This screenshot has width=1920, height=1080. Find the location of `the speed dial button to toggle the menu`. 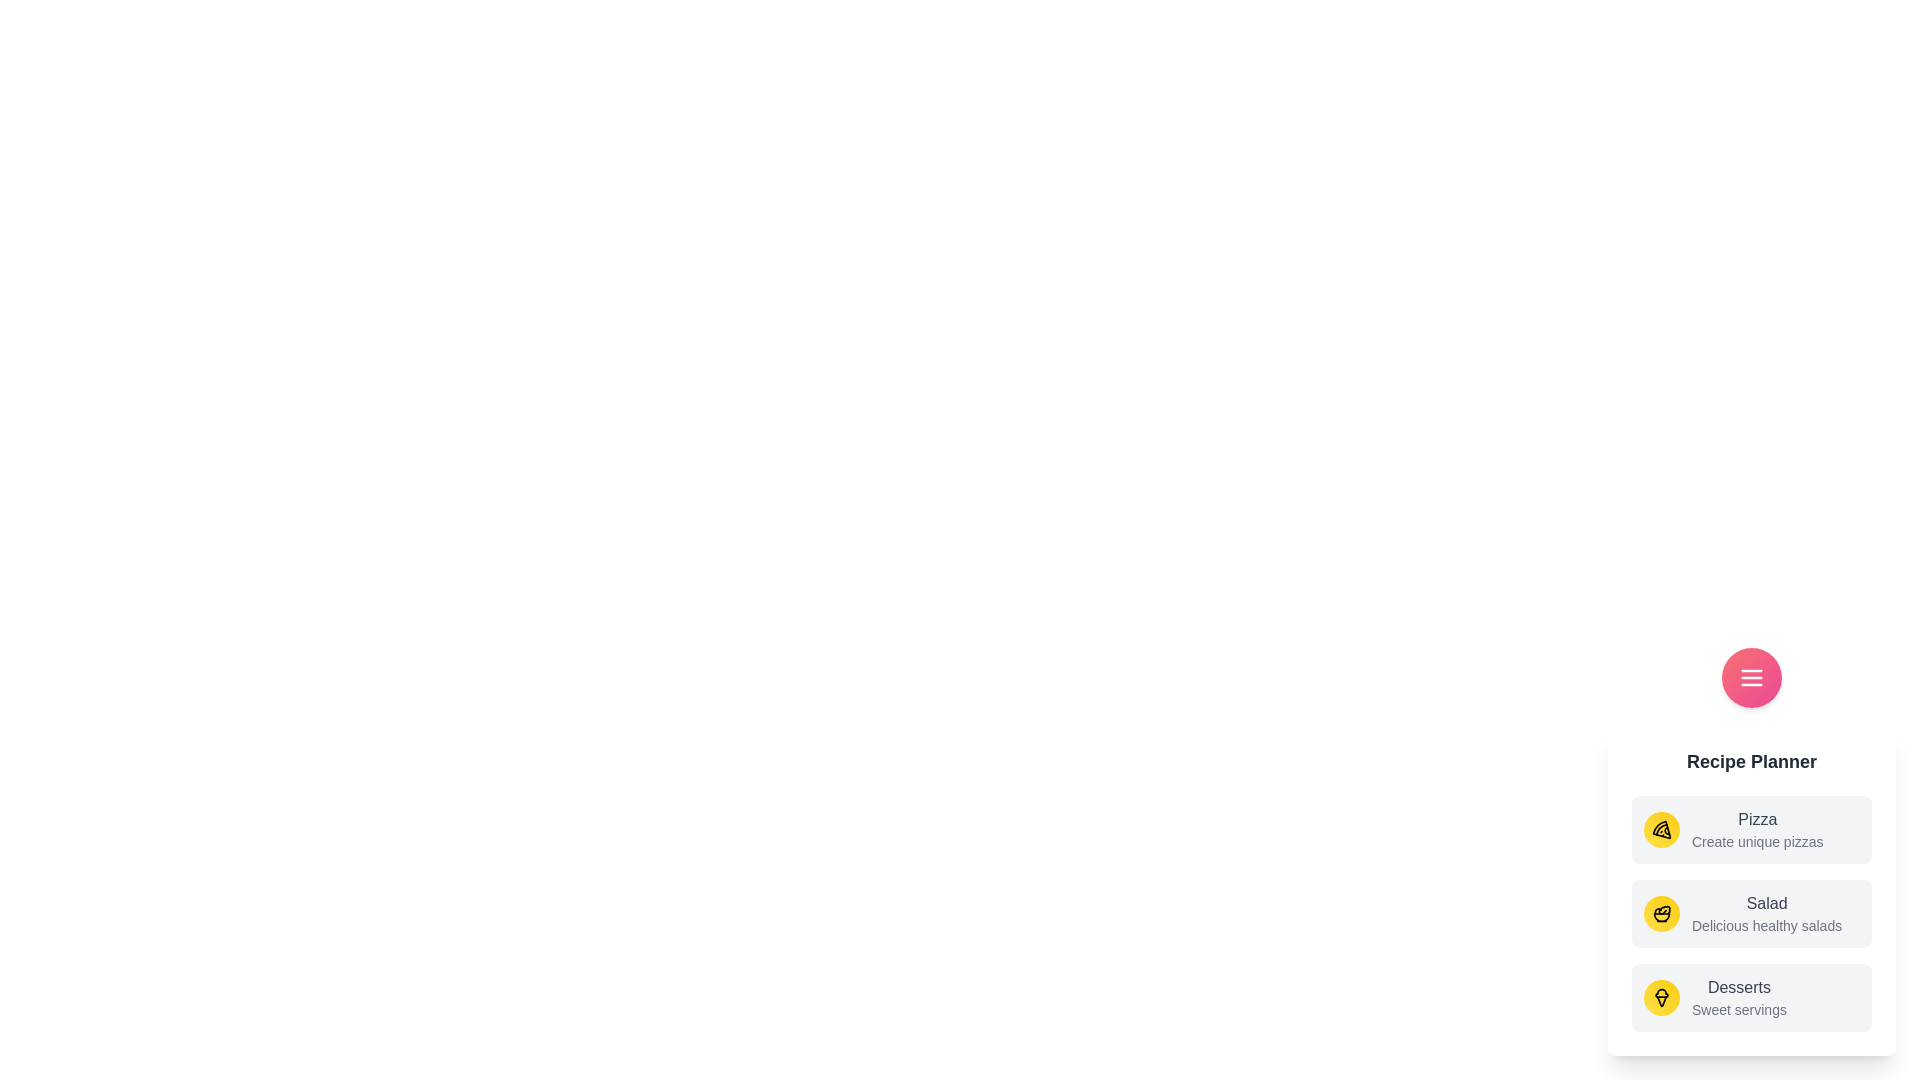

the speed dial button to toggle the menu is located at coordinates (1751, 677).